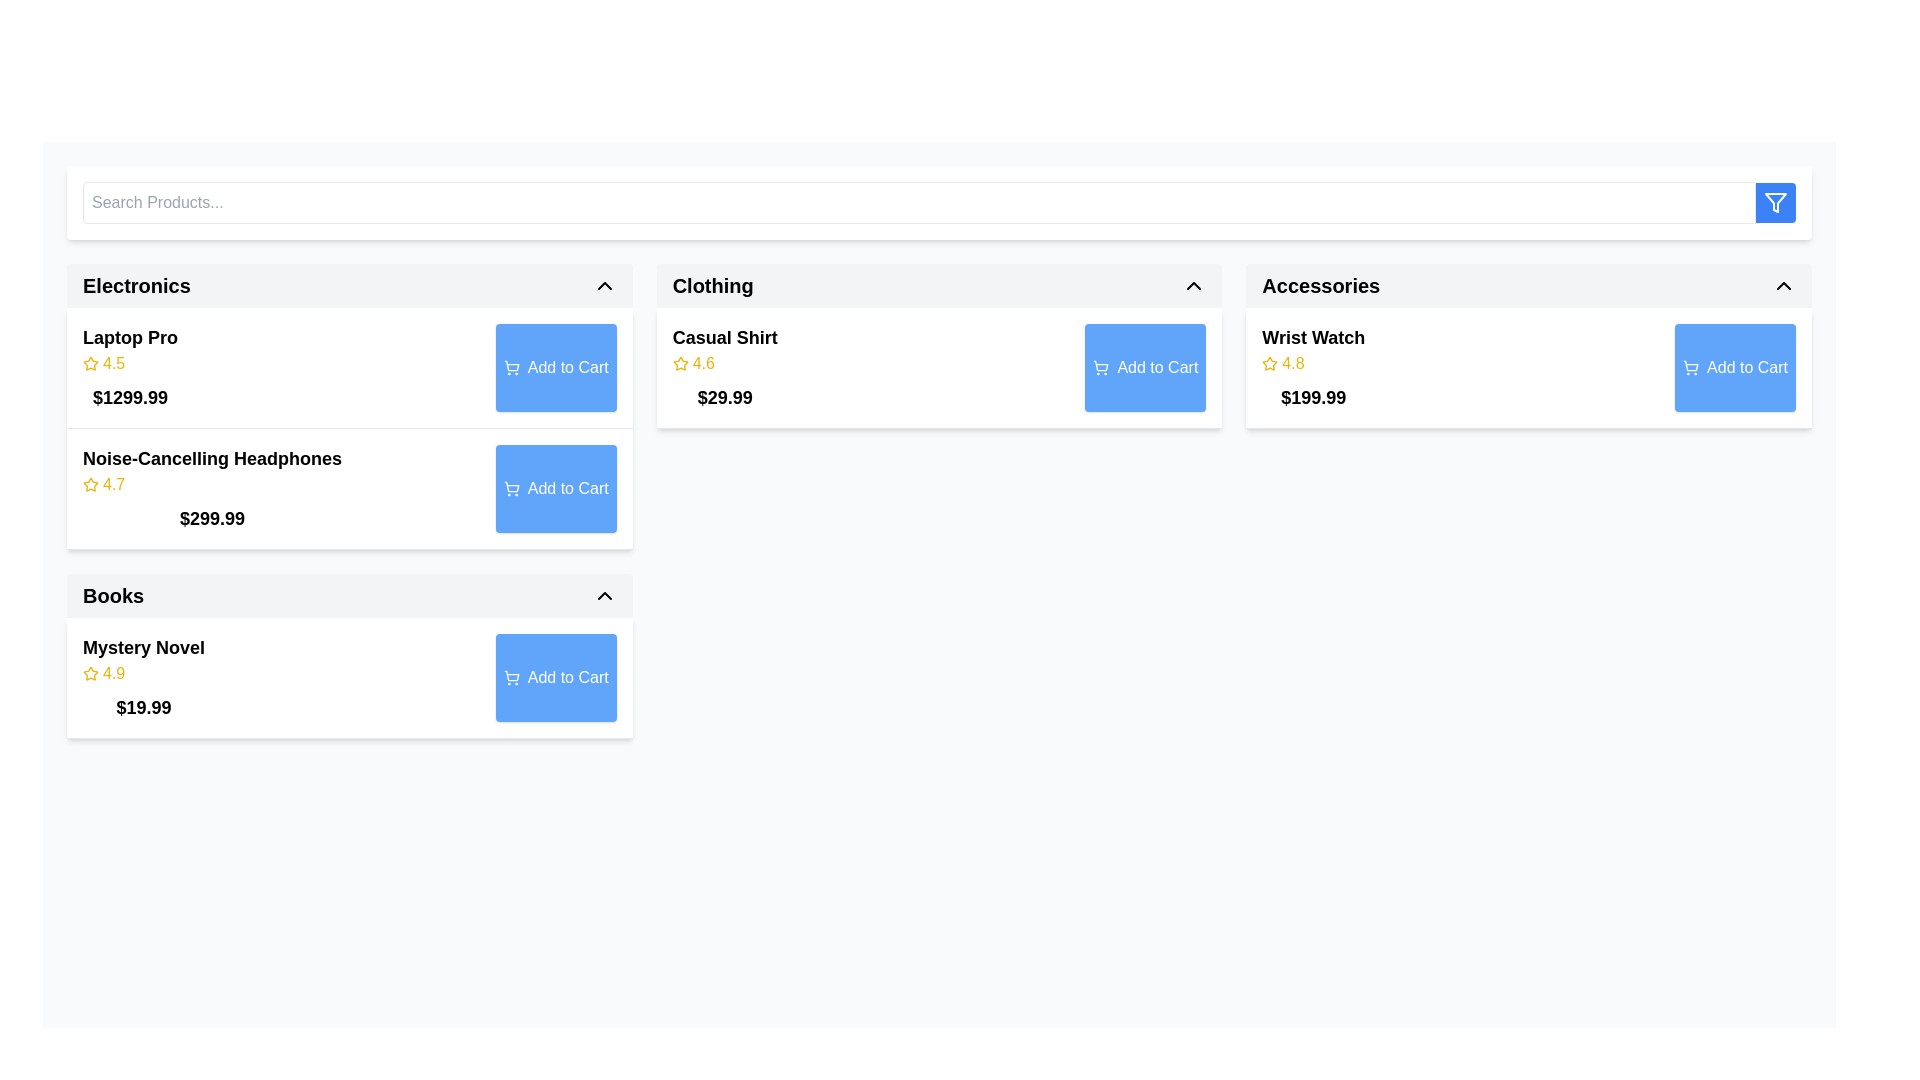 Image resolution: width=1920 pixels, height=1080 pixels. Describe the element at coordinates (90, 673) in the screenshot. I see `the star icon with a hollow center and orange-yellow border located in the 'Books' section under the 'Mystery Novel' item, which is part of the rating system` at that location.